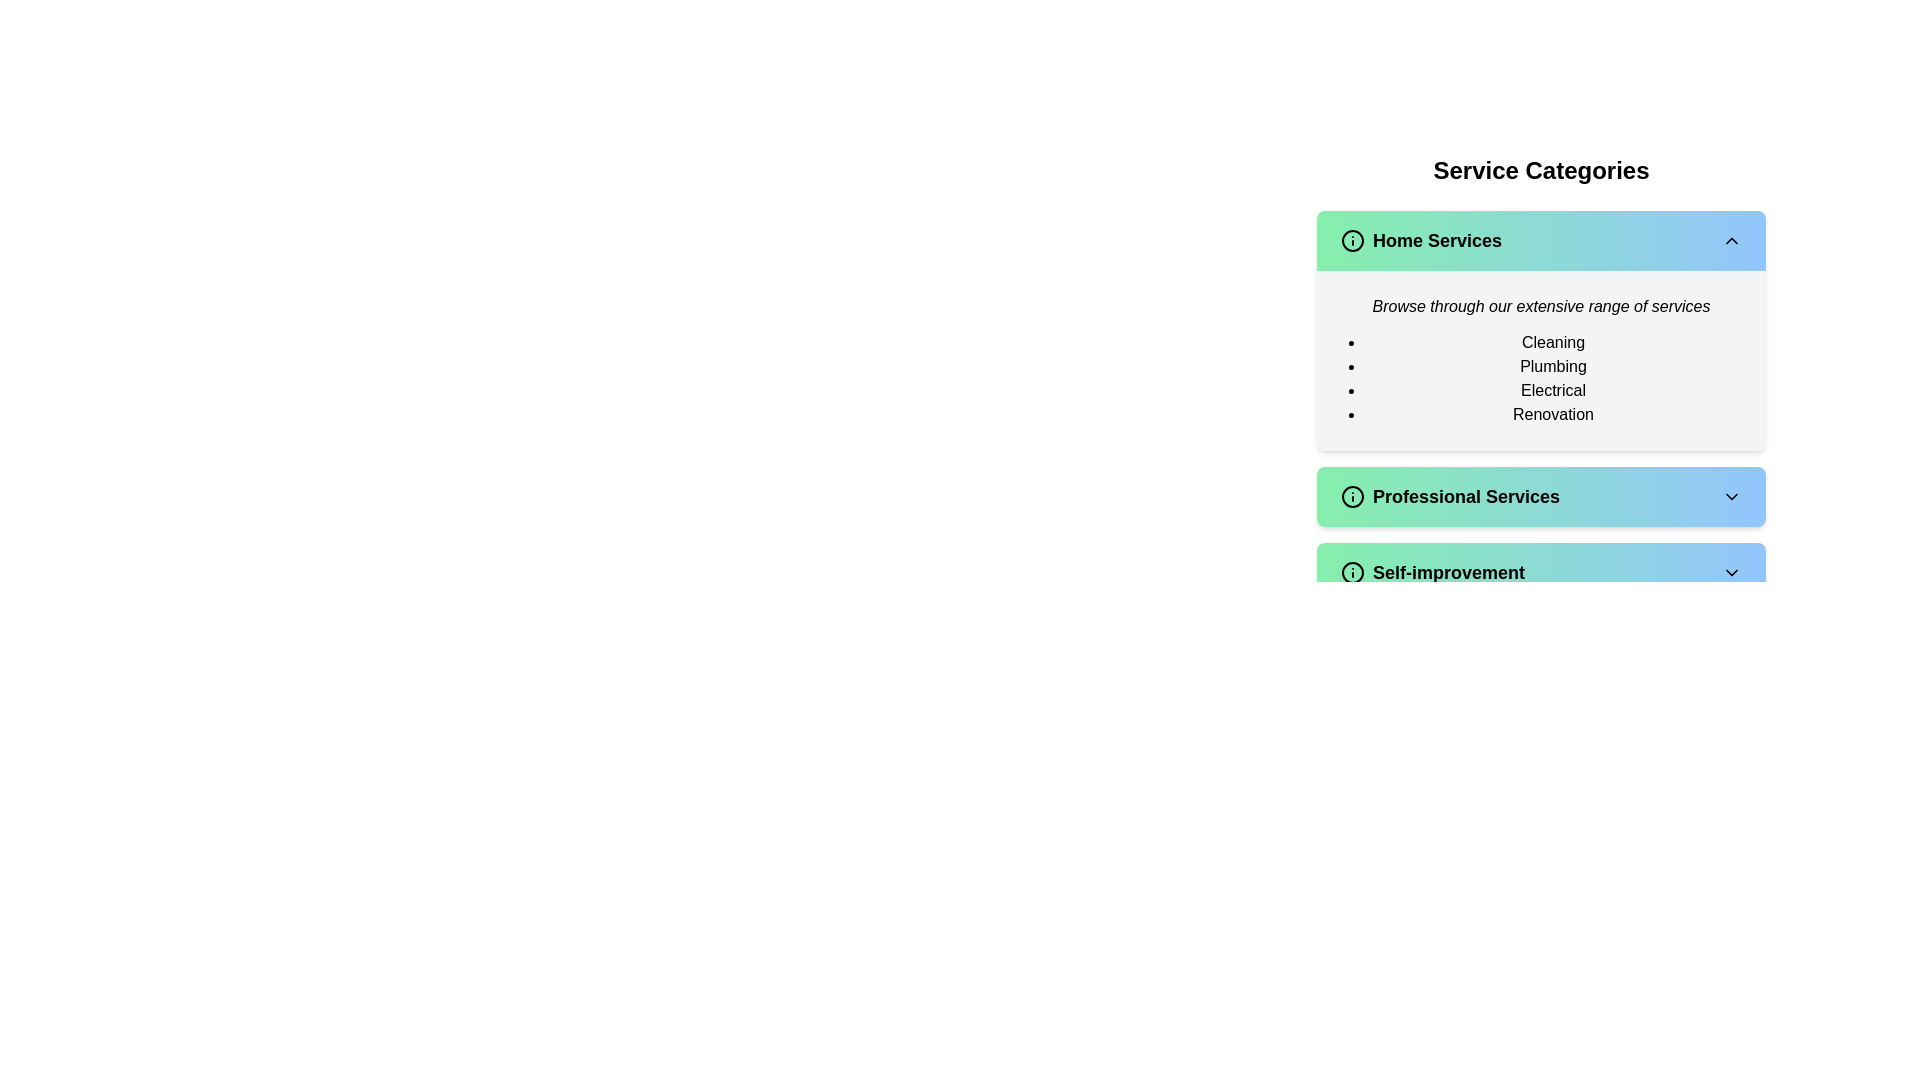 The width and height of the screenshot is (1920, 1080). Describe the element at coordinates (1731, 573) in the screenshot. I see `the center of the down arrow icon` at that location.